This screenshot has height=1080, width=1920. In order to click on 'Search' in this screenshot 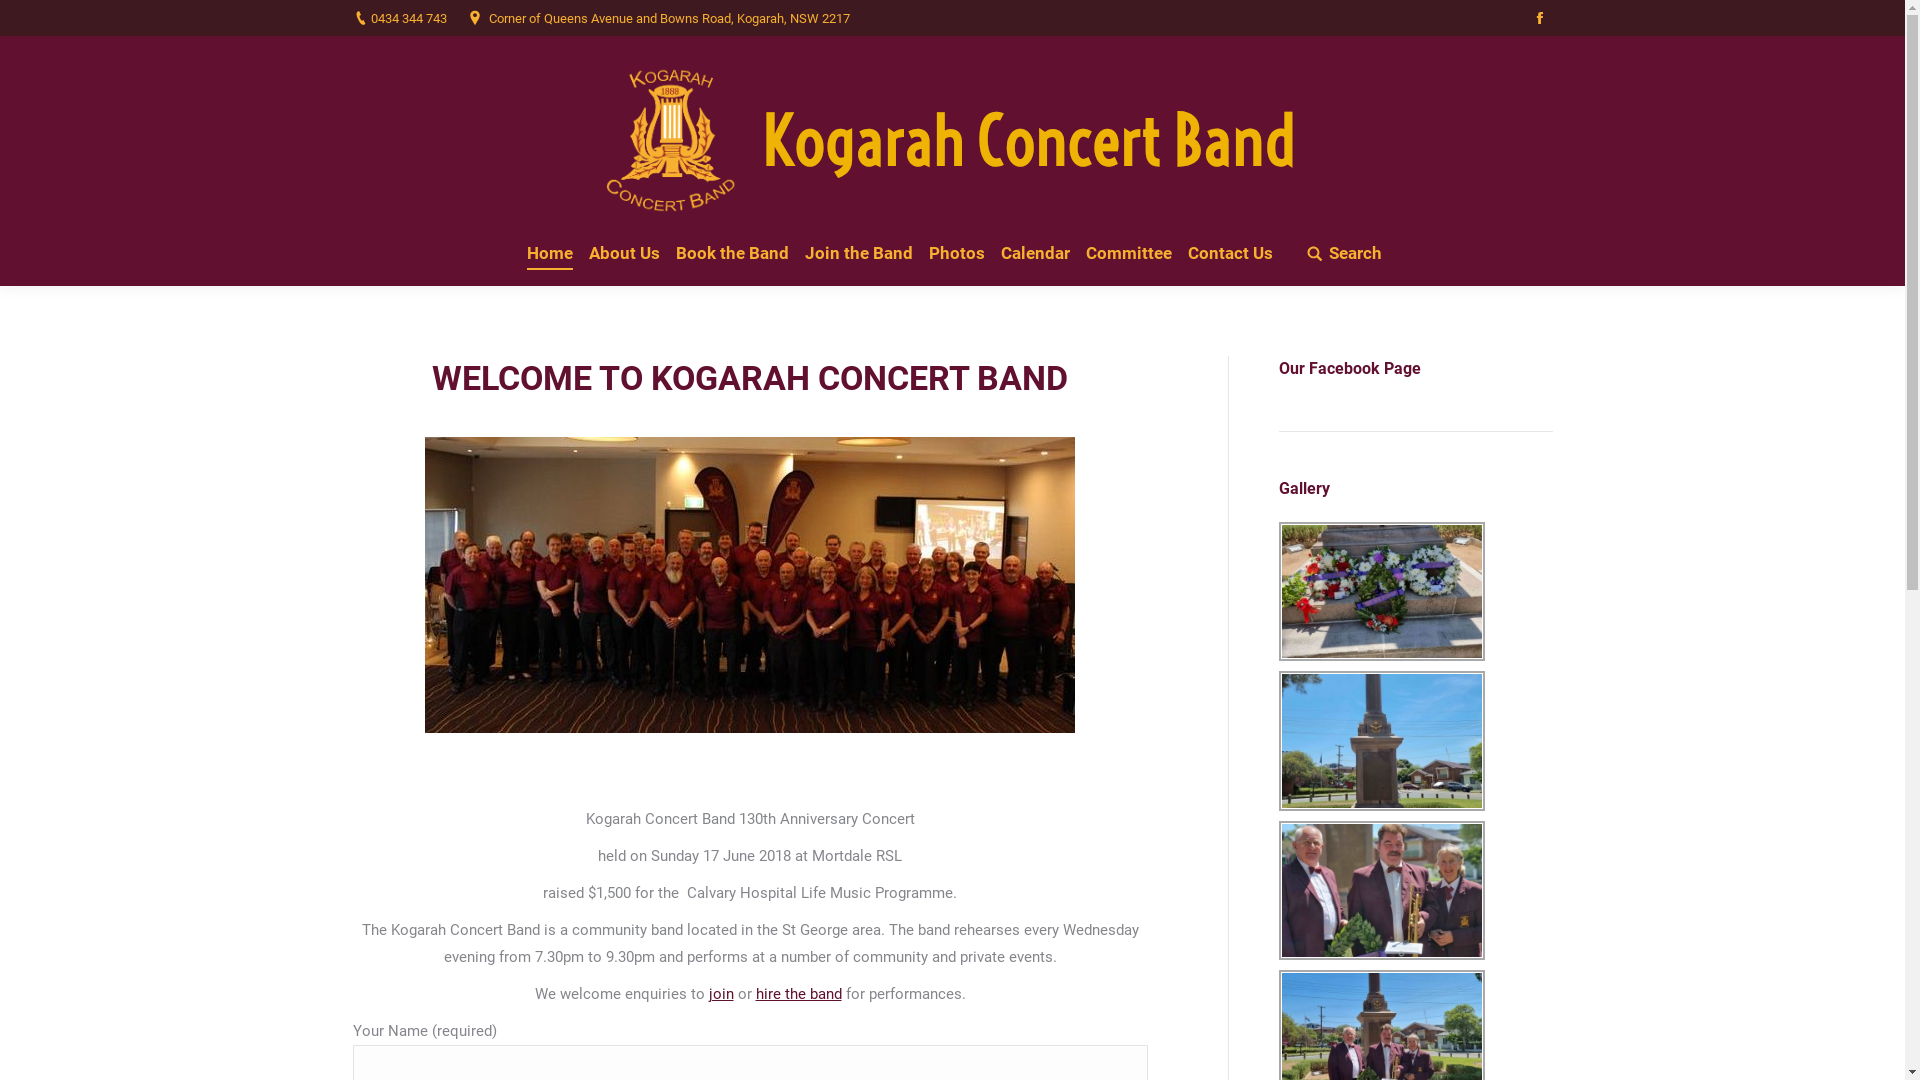, I will do `click(1344, 252)`.